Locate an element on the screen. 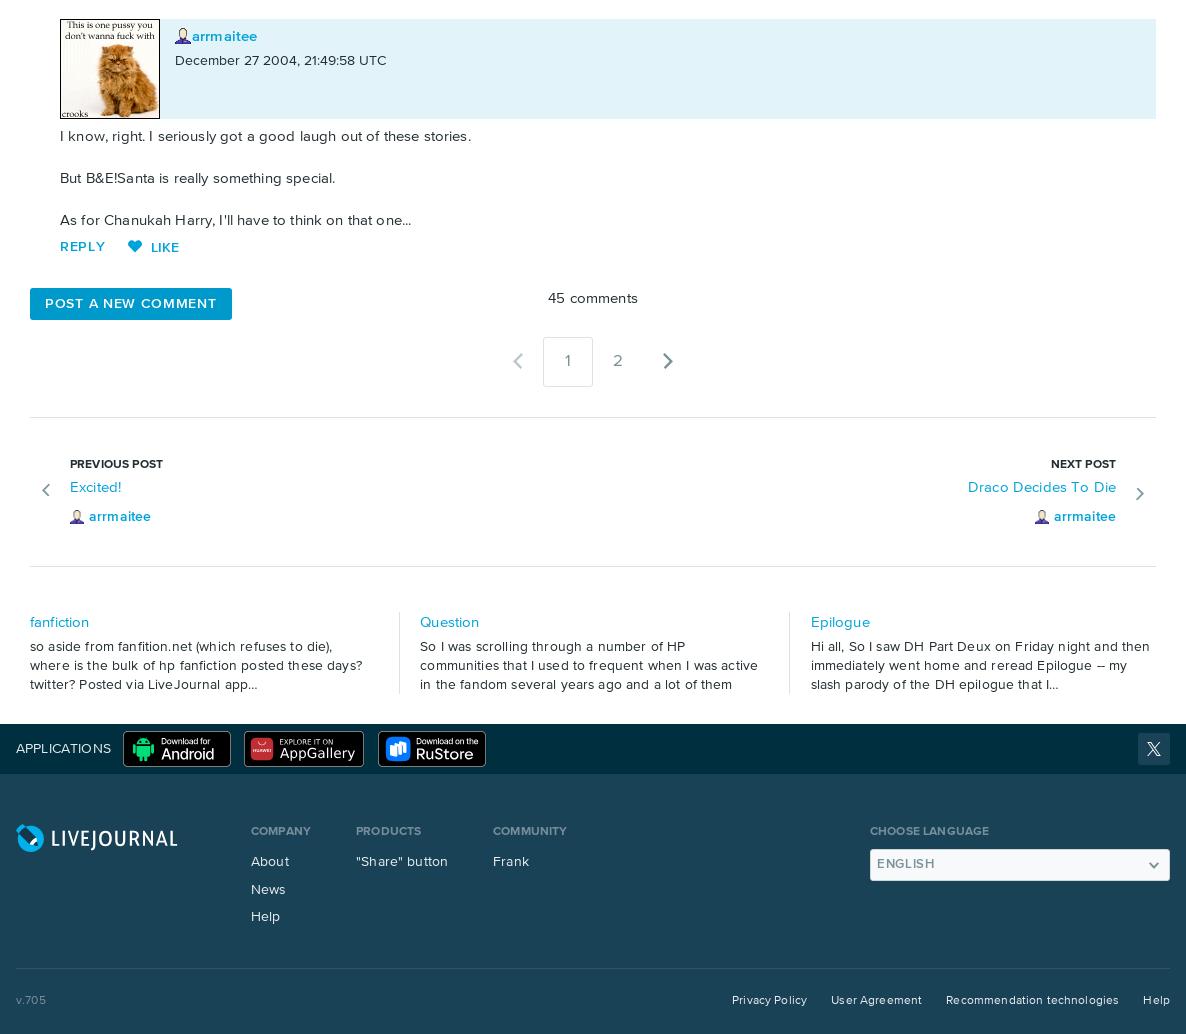 This screenshot has width=1186, height=1034. 'Reply' is located at coordinates (82, 245).